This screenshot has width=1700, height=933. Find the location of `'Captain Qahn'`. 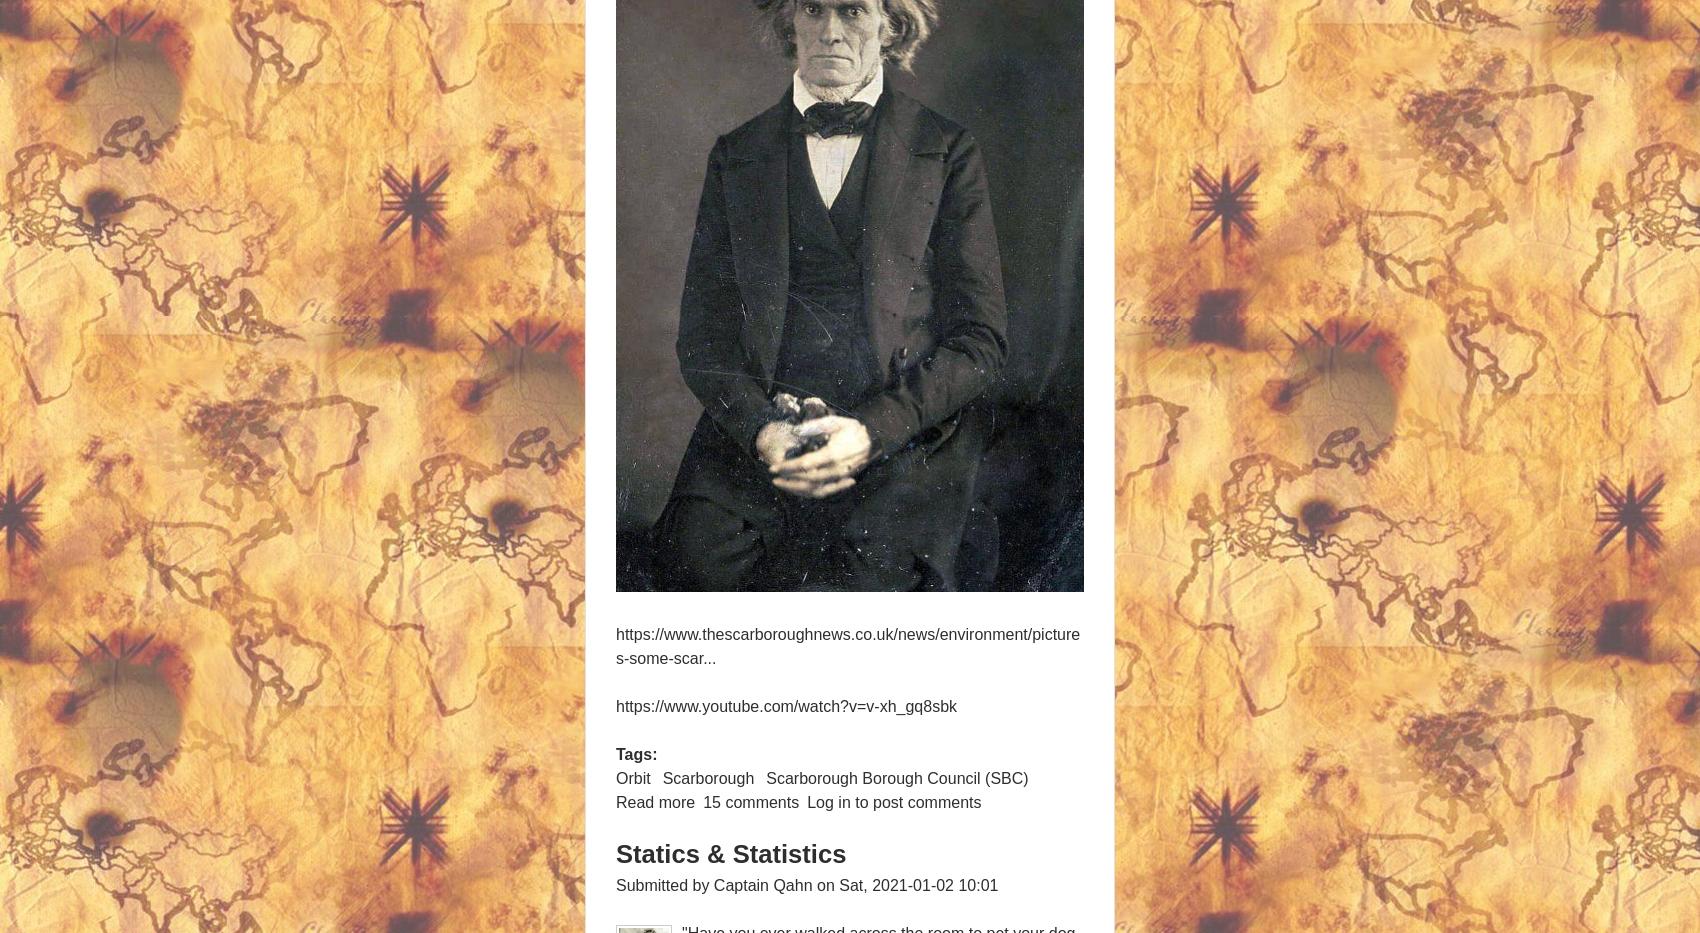

'Captain Qahn' is located at coordinates (761, 884).